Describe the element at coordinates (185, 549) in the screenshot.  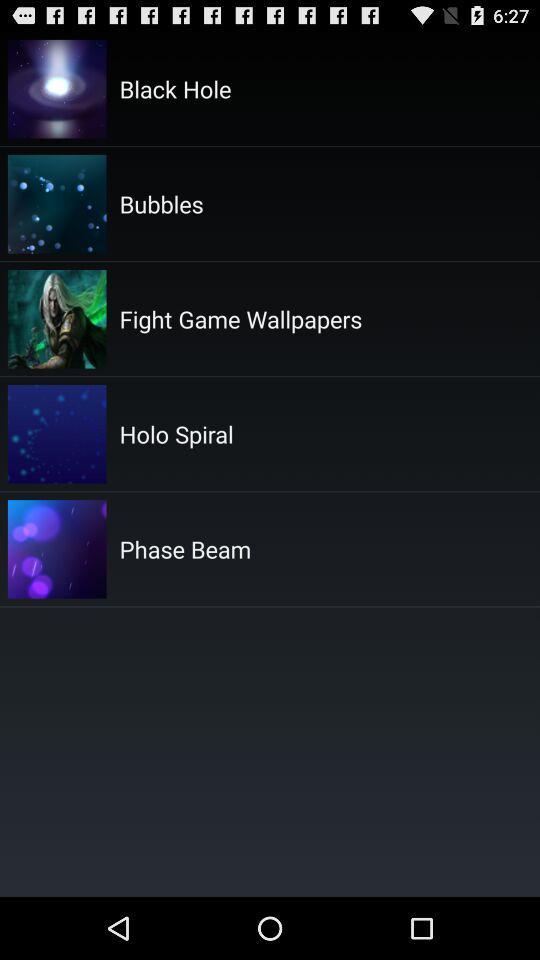
I see `phase beam` at that location.